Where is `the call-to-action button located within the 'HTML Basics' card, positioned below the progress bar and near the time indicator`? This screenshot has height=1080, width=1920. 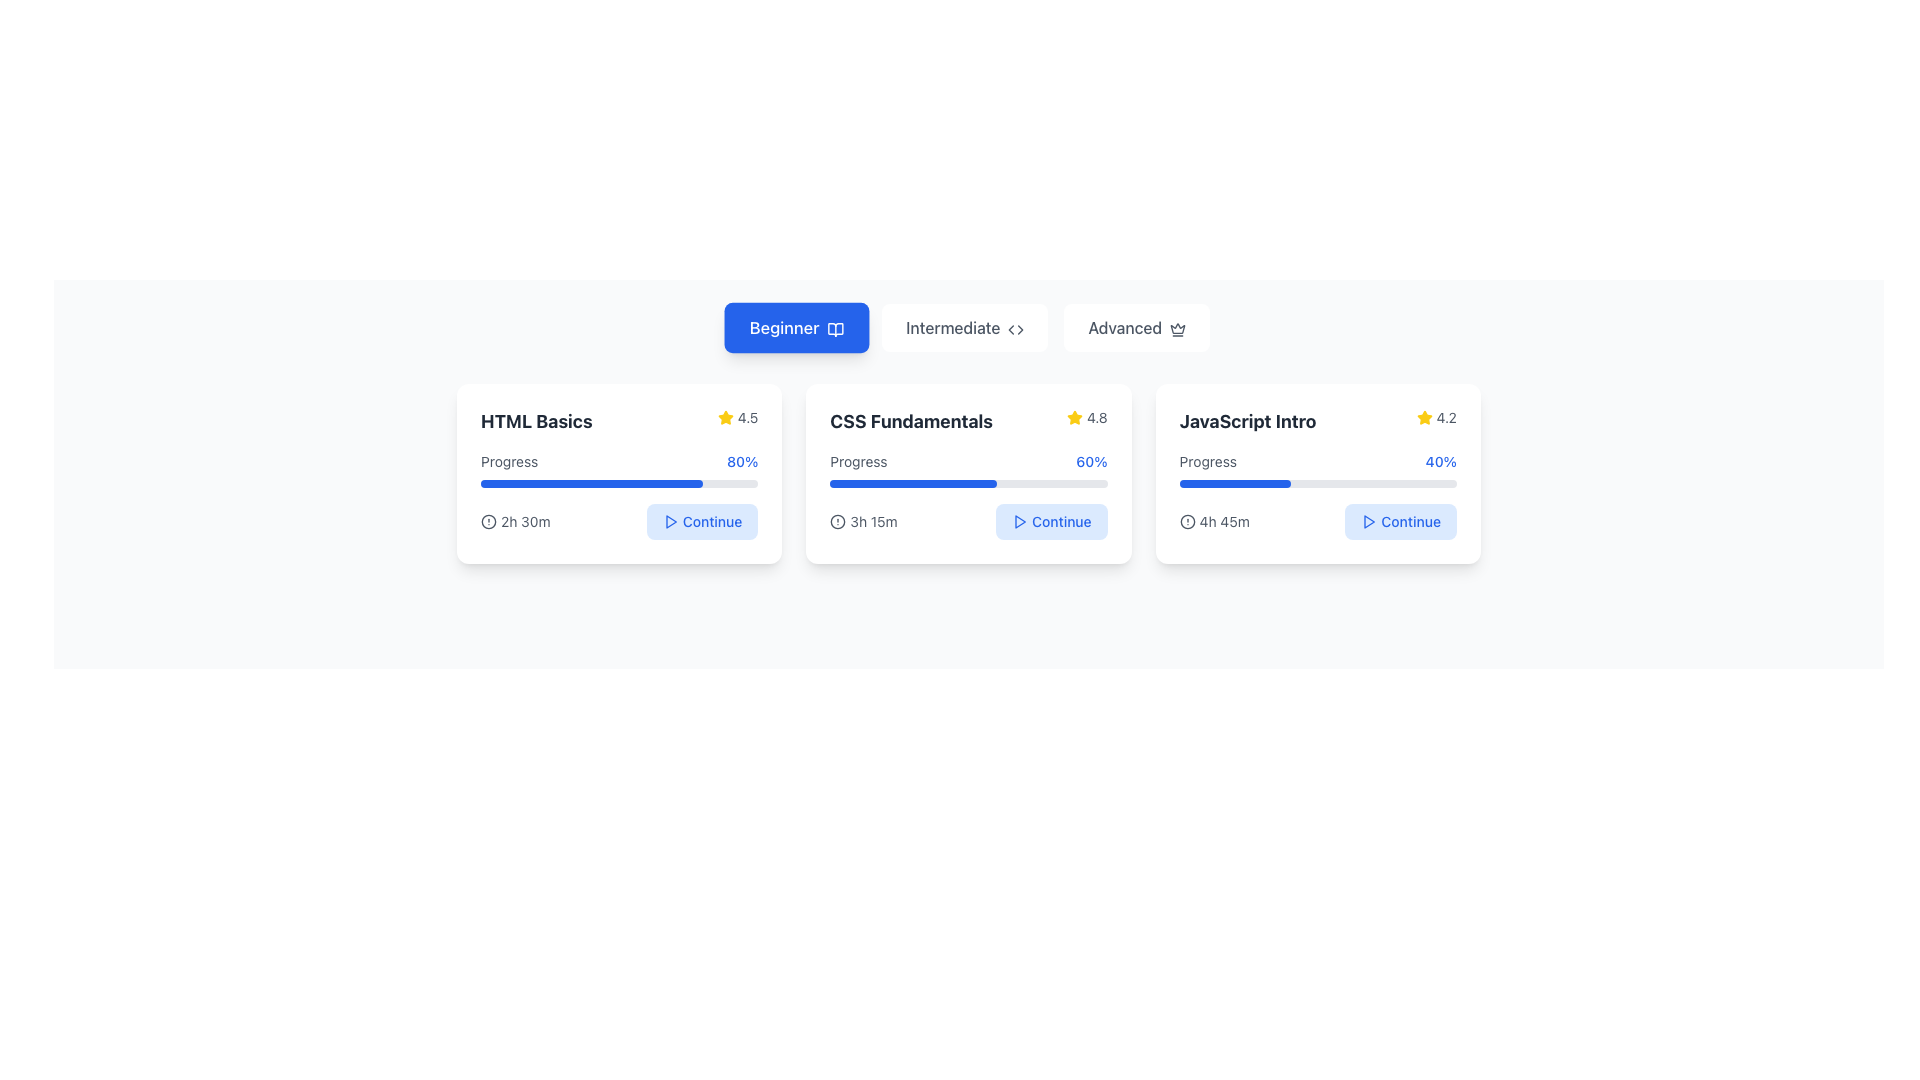 the call-to-action button located within the 'HTML Basics' card, positioned below the progress bar and near the time indicator is located at coordinates (702, 520).